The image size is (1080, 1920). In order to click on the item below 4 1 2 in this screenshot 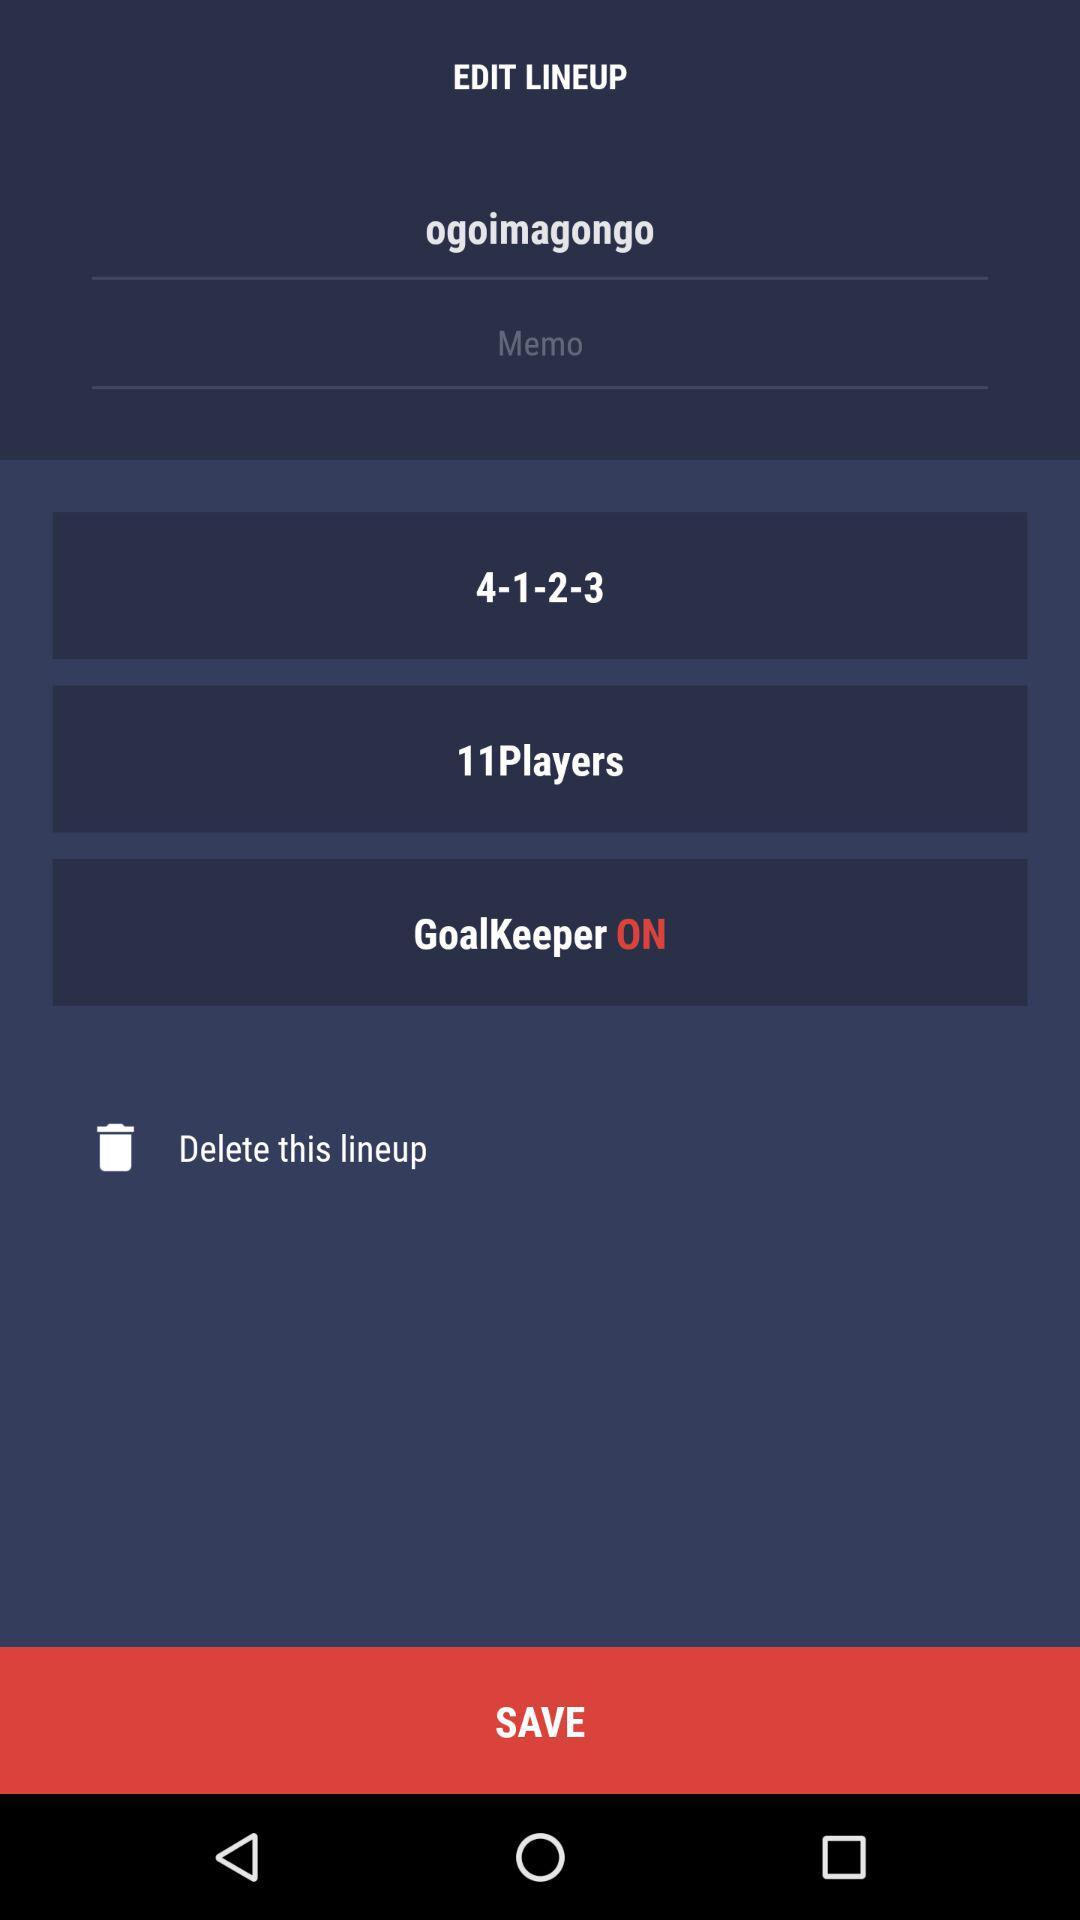, I will do `click(540, 757)`.